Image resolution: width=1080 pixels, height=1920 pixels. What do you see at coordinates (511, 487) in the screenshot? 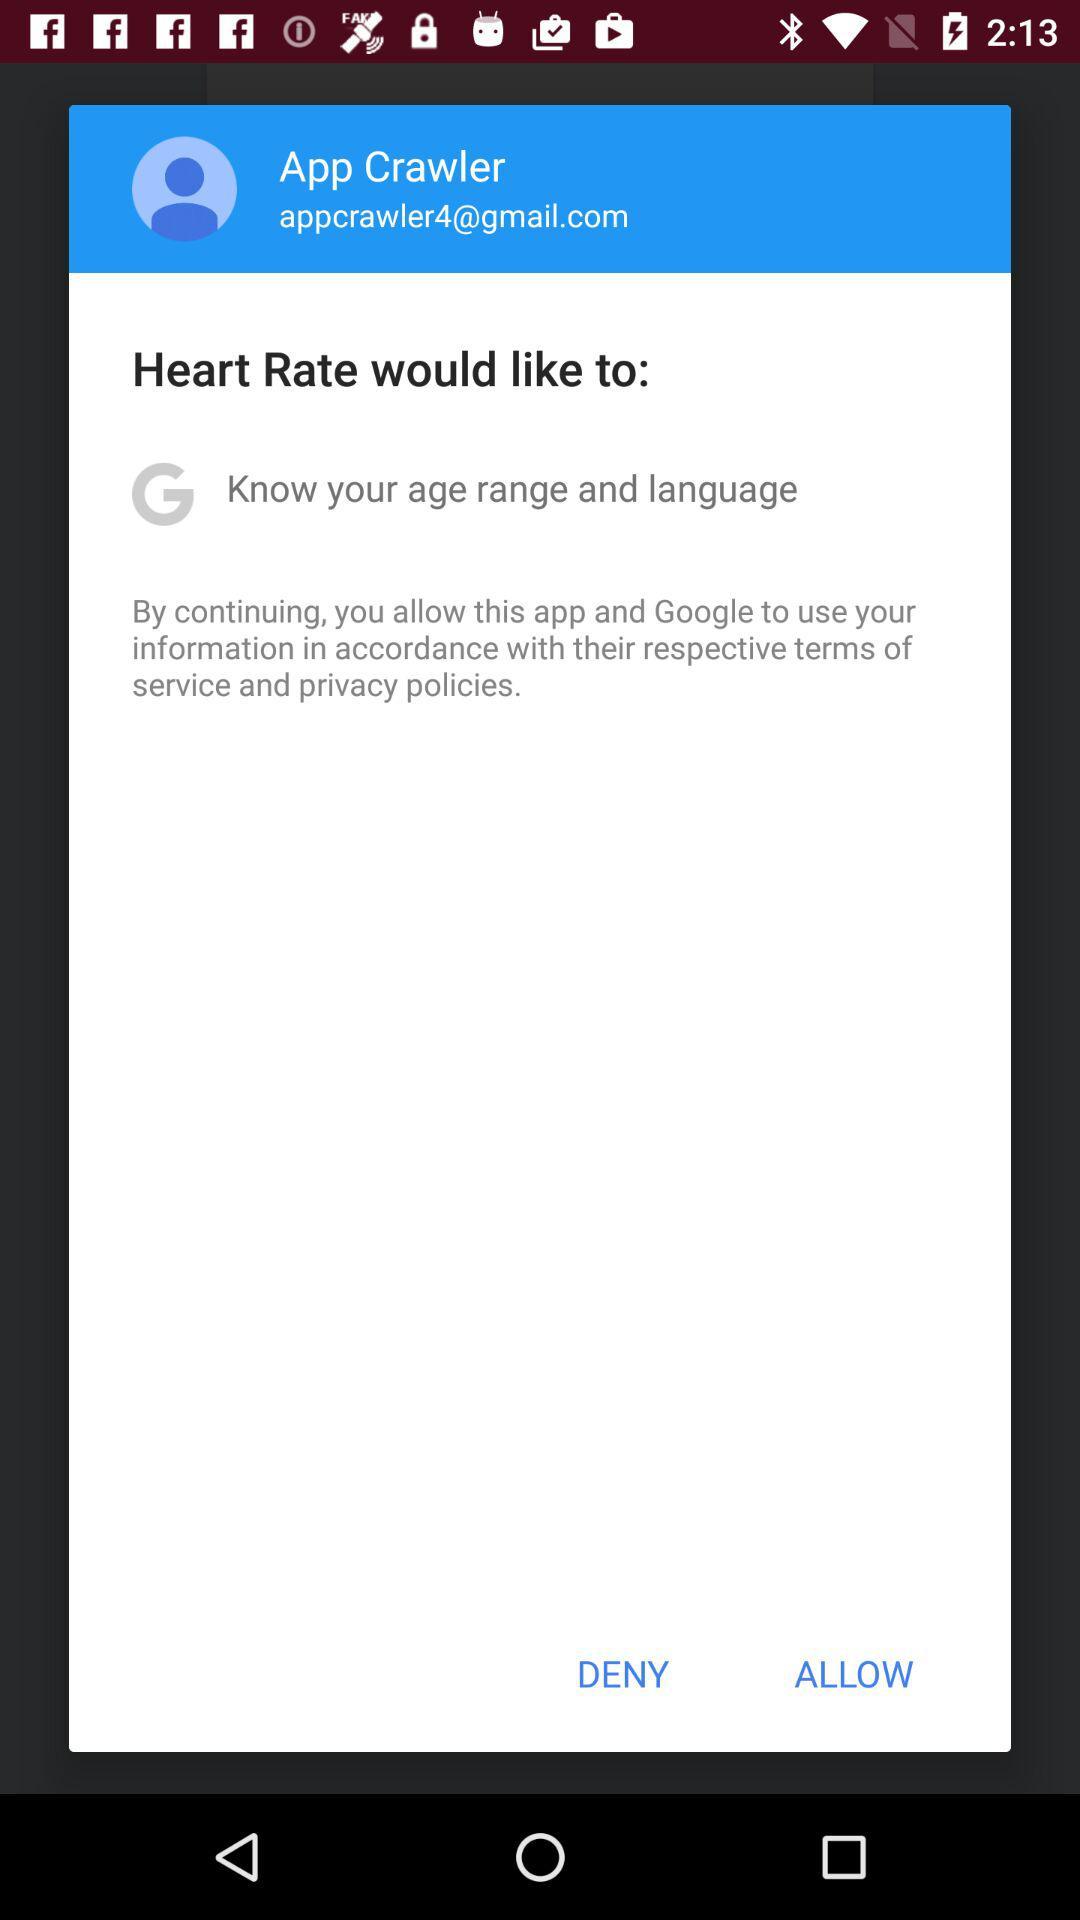
I see `know your age icon` at bounding box center [511, 487].